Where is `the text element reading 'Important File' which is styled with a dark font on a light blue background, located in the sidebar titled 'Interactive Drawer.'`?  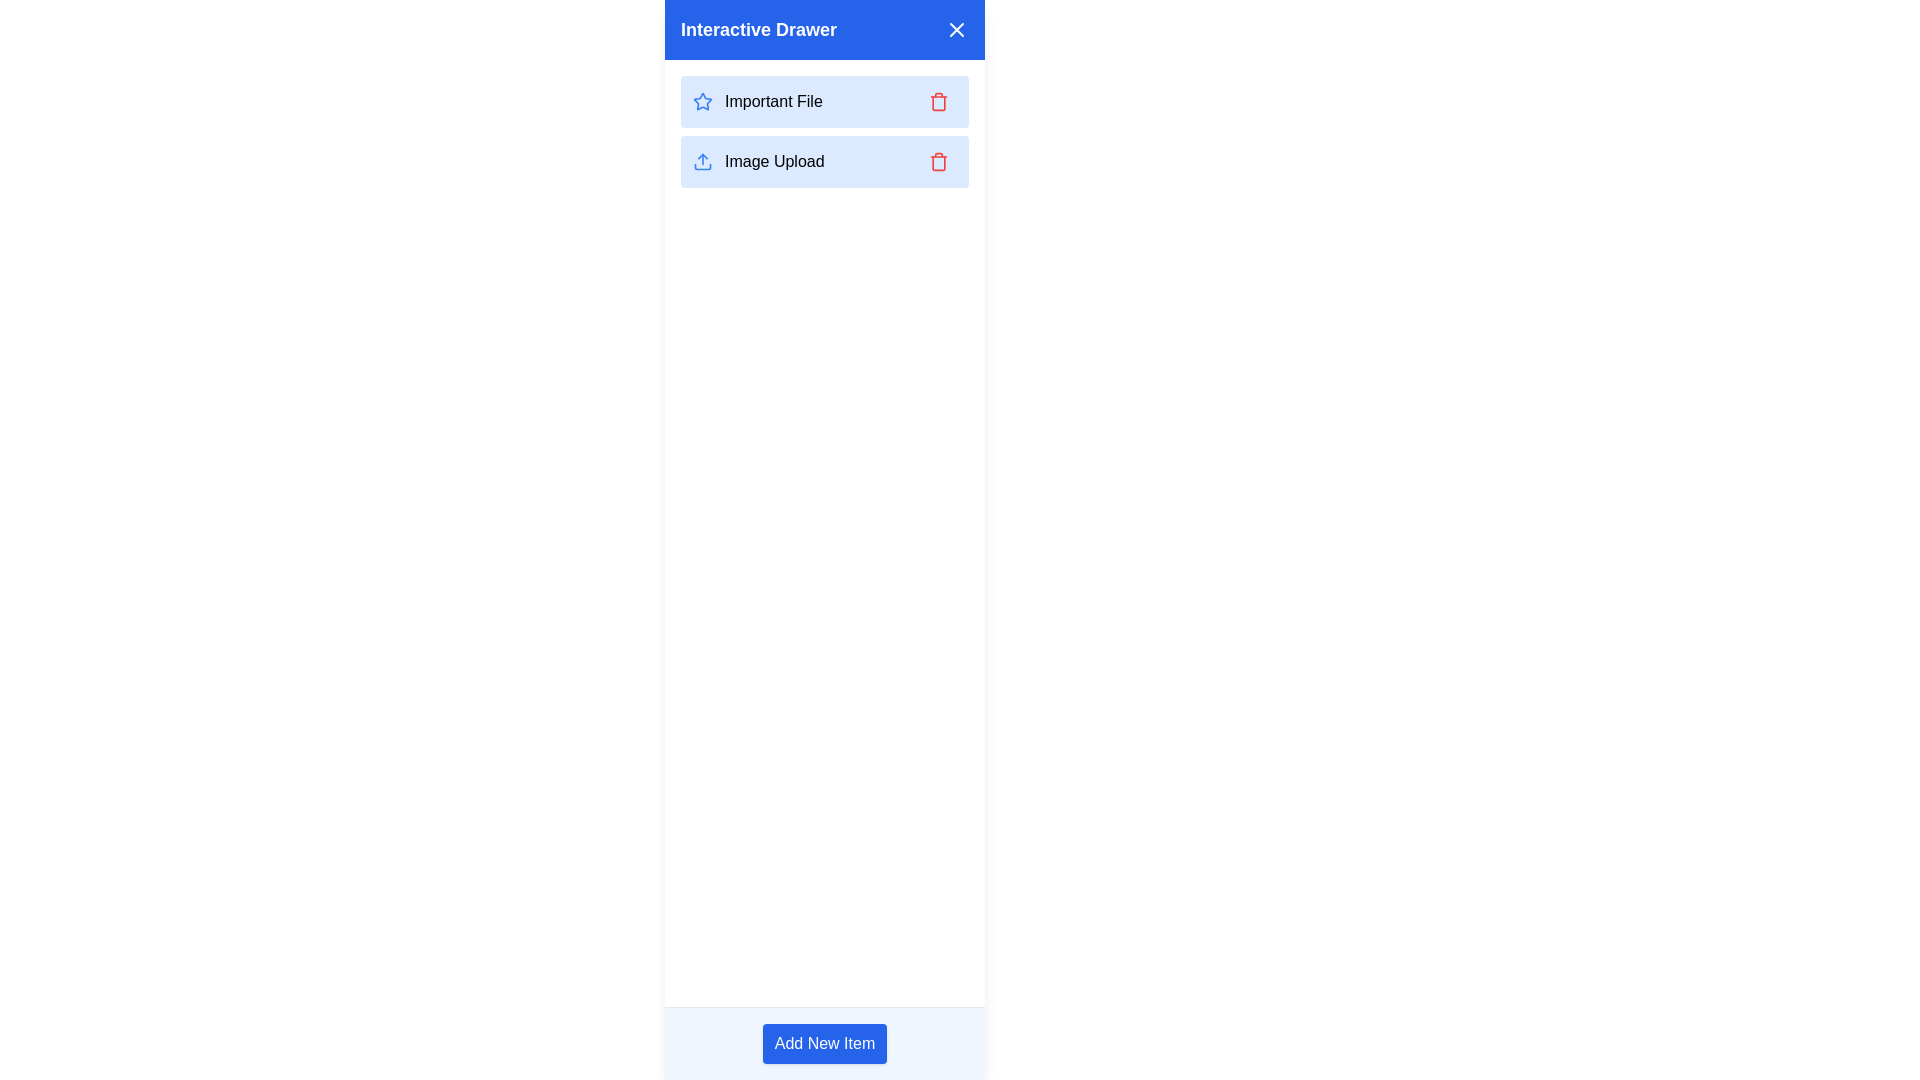 the text element reading 'Important File' which is styled with a dark font on a light blue background, located in the sidebar titled 'Interactive Drawer.' is located at coordinates (772, 101).